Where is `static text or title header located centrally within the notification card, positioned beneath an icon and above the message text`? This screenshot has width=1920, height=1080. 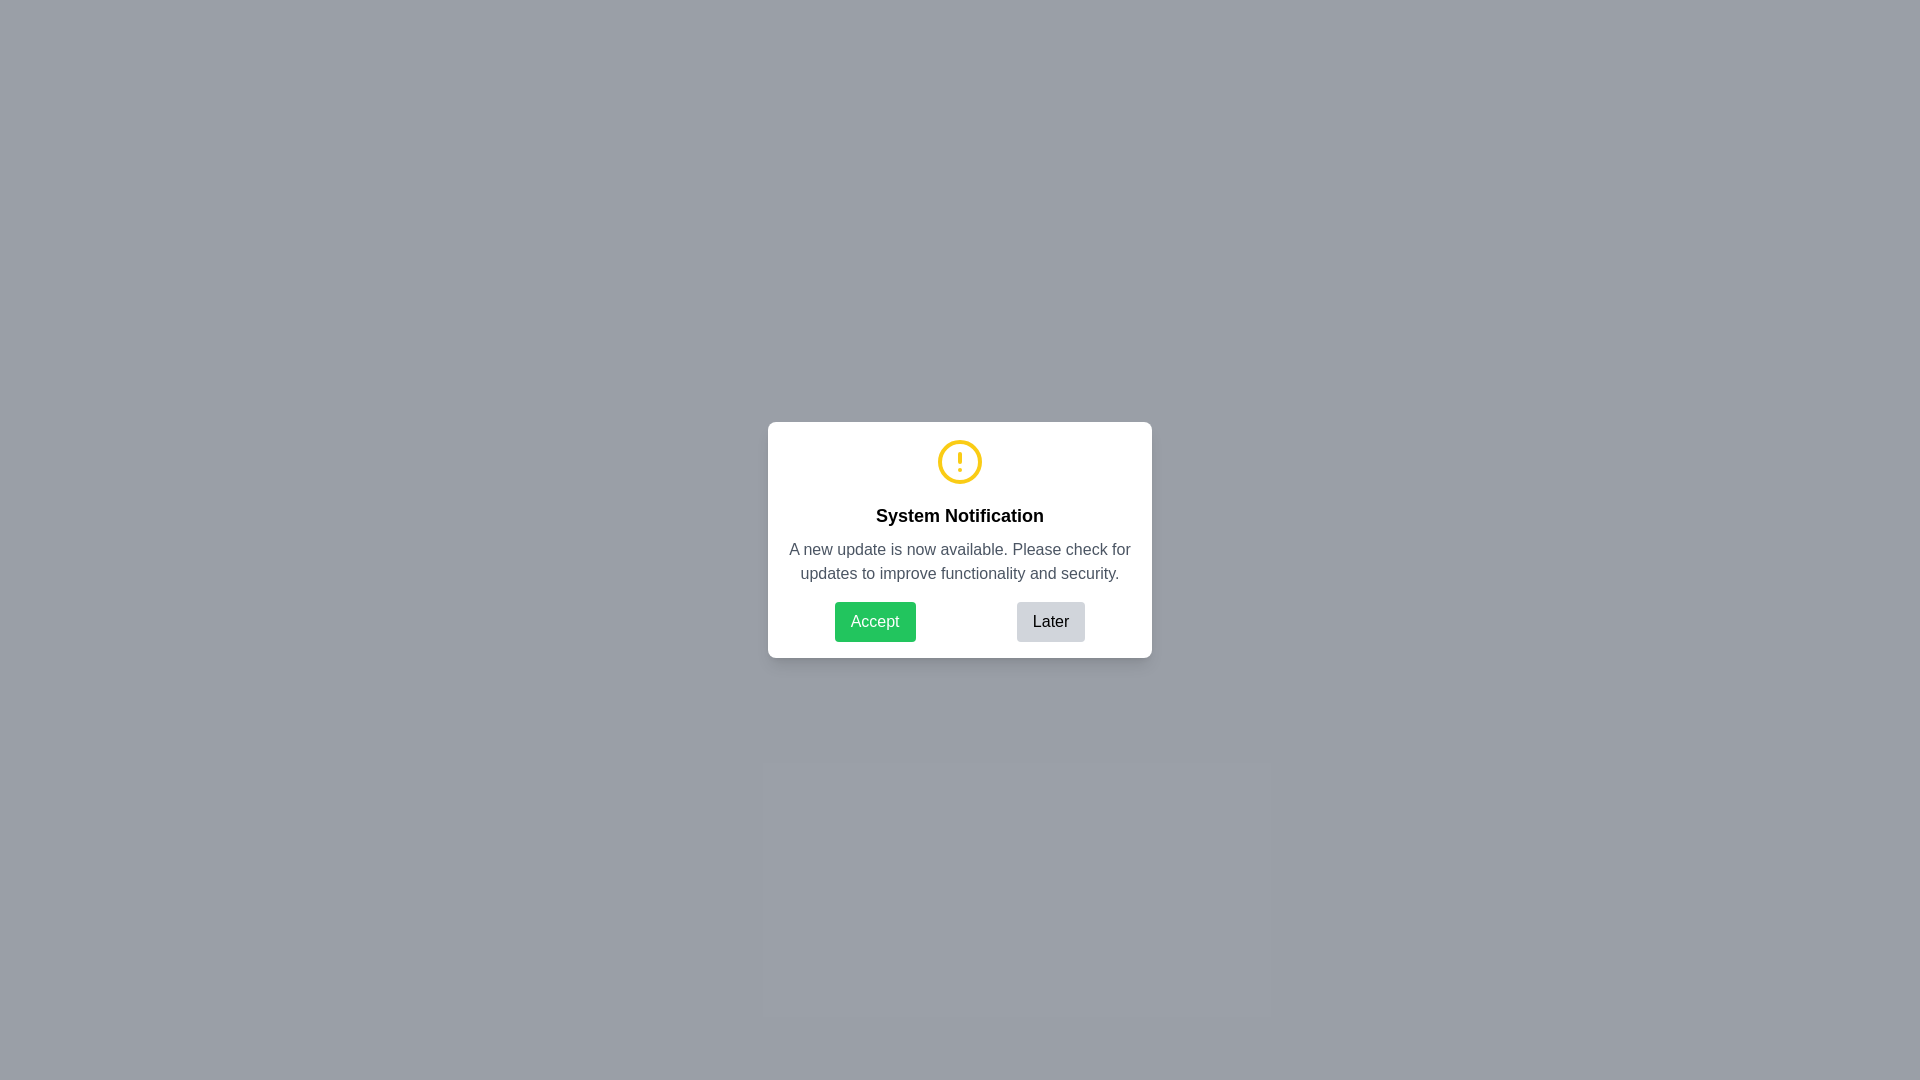
static text or title header located centrally within the notification card, positioned beneath an icon and above the message text is located at coordinates (960, 515).